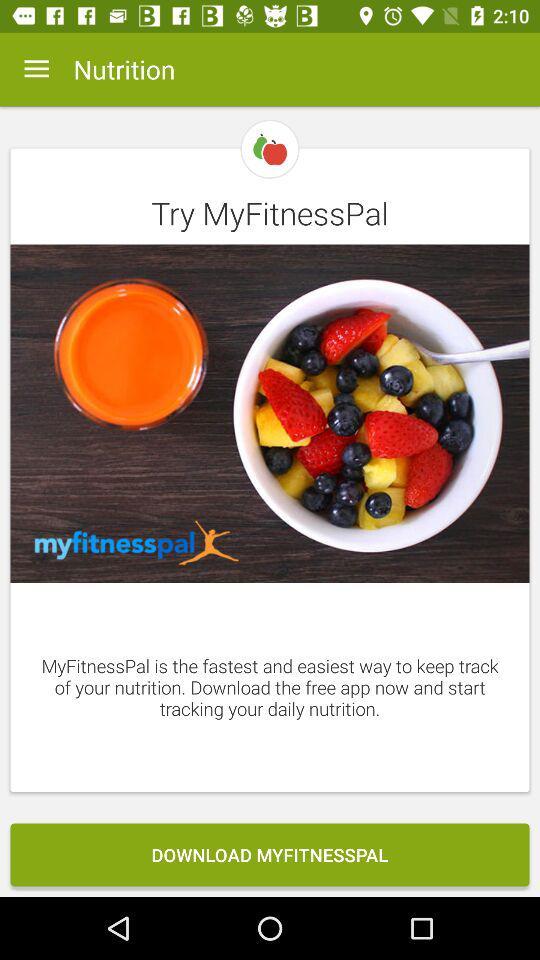 This screenshot has width=540, height=960. What do you see at coordinates (36, 69) in the screenshot?
I see `icon above the try myfitnesspal` at bounding box center [36, 69].